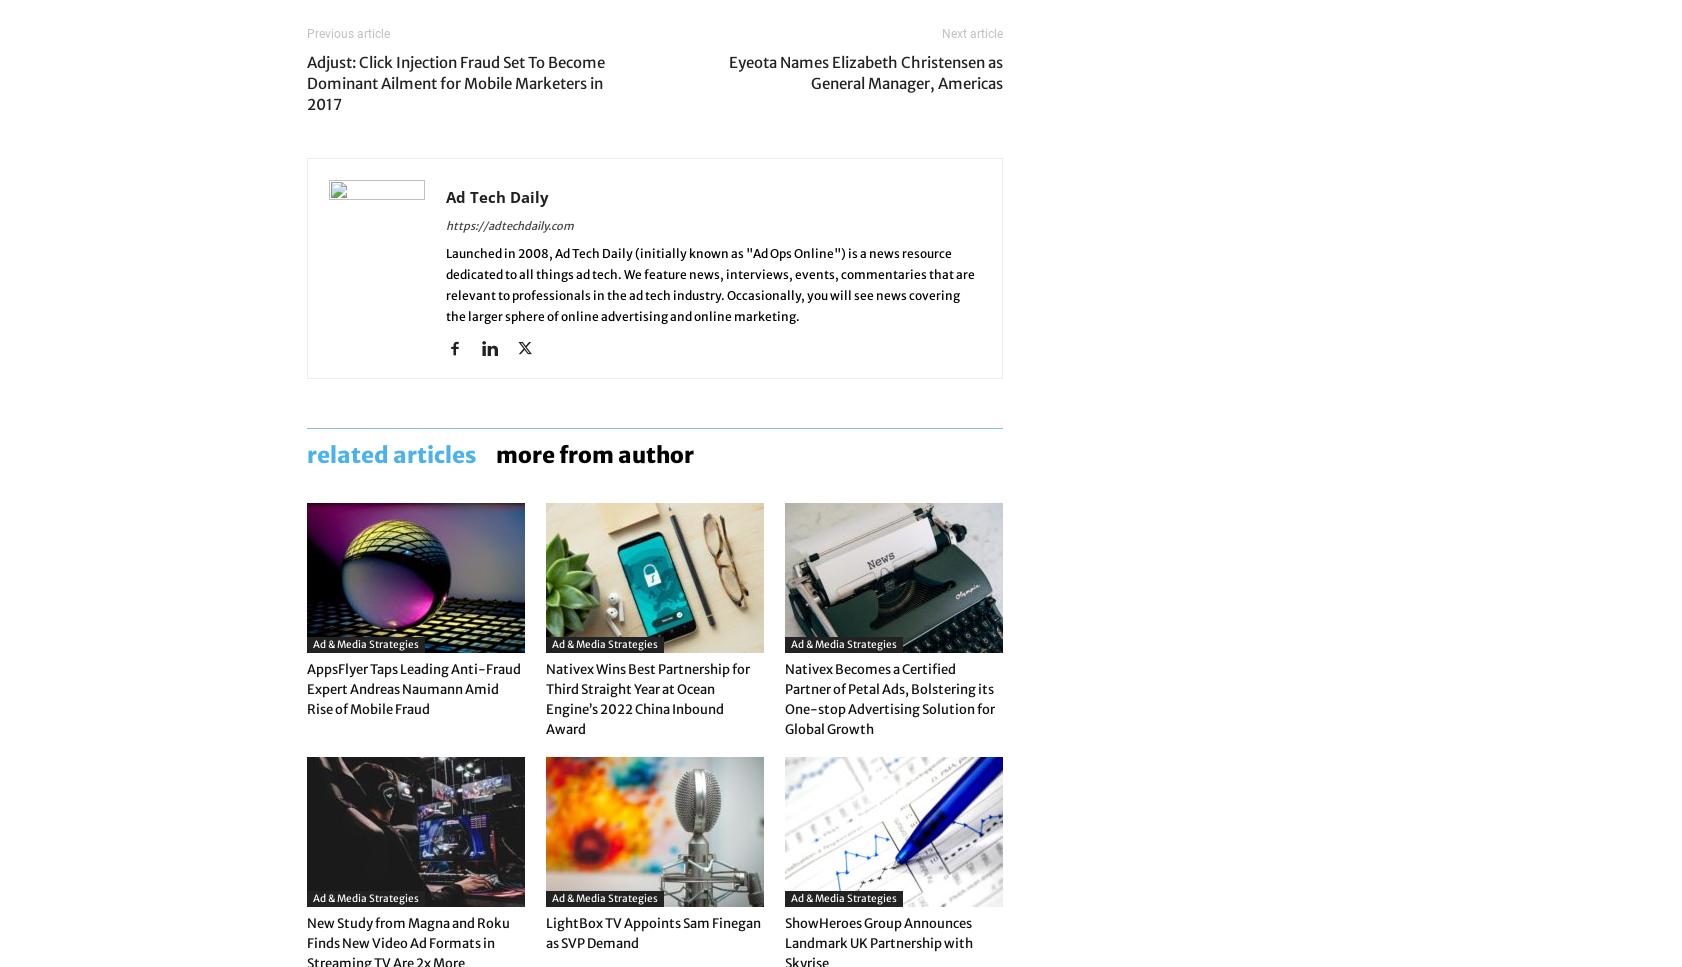 The image size is (1682, 967). I want to click on 'Eyeota Names Elizabeth Christensen as General Manager, Americas', so click(728, 71).